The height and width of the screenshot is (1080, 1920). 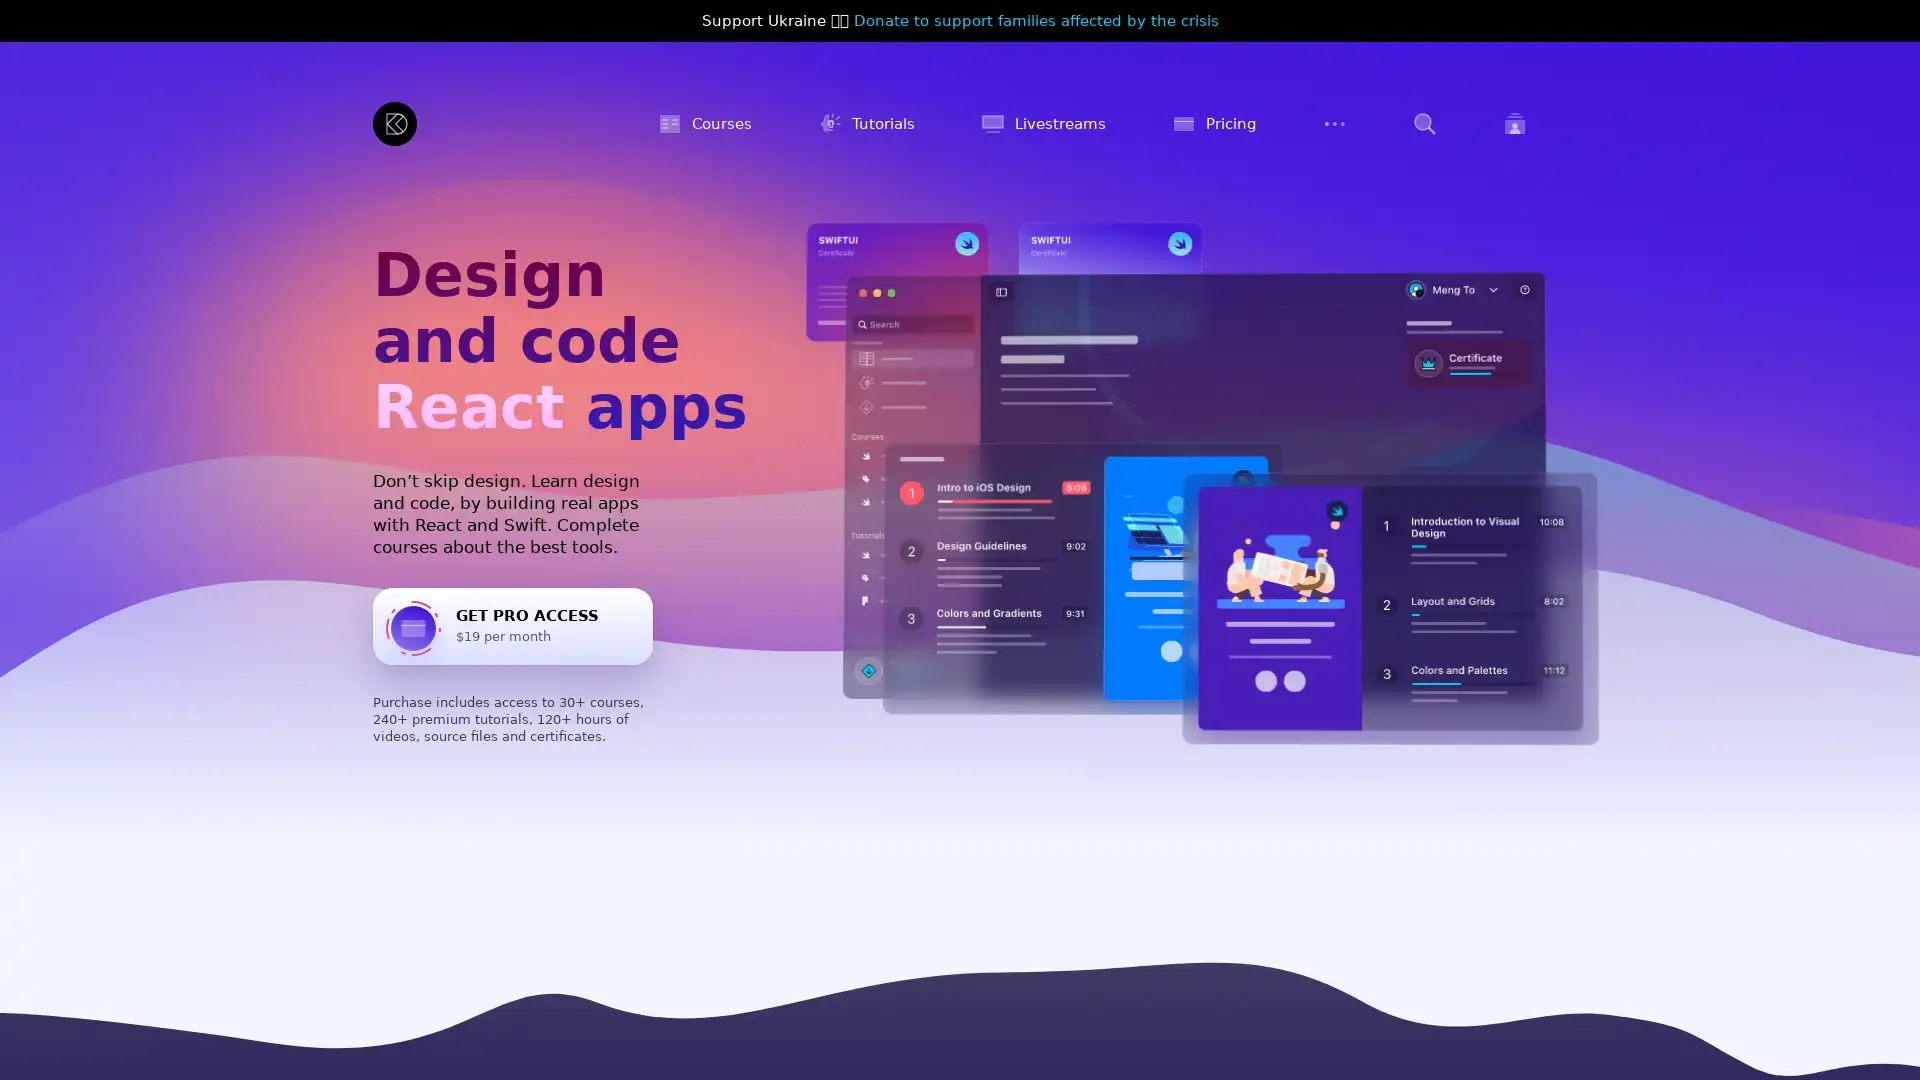 I want to click on Livestreams icon Livestreams, so click(x=1042, y=123).